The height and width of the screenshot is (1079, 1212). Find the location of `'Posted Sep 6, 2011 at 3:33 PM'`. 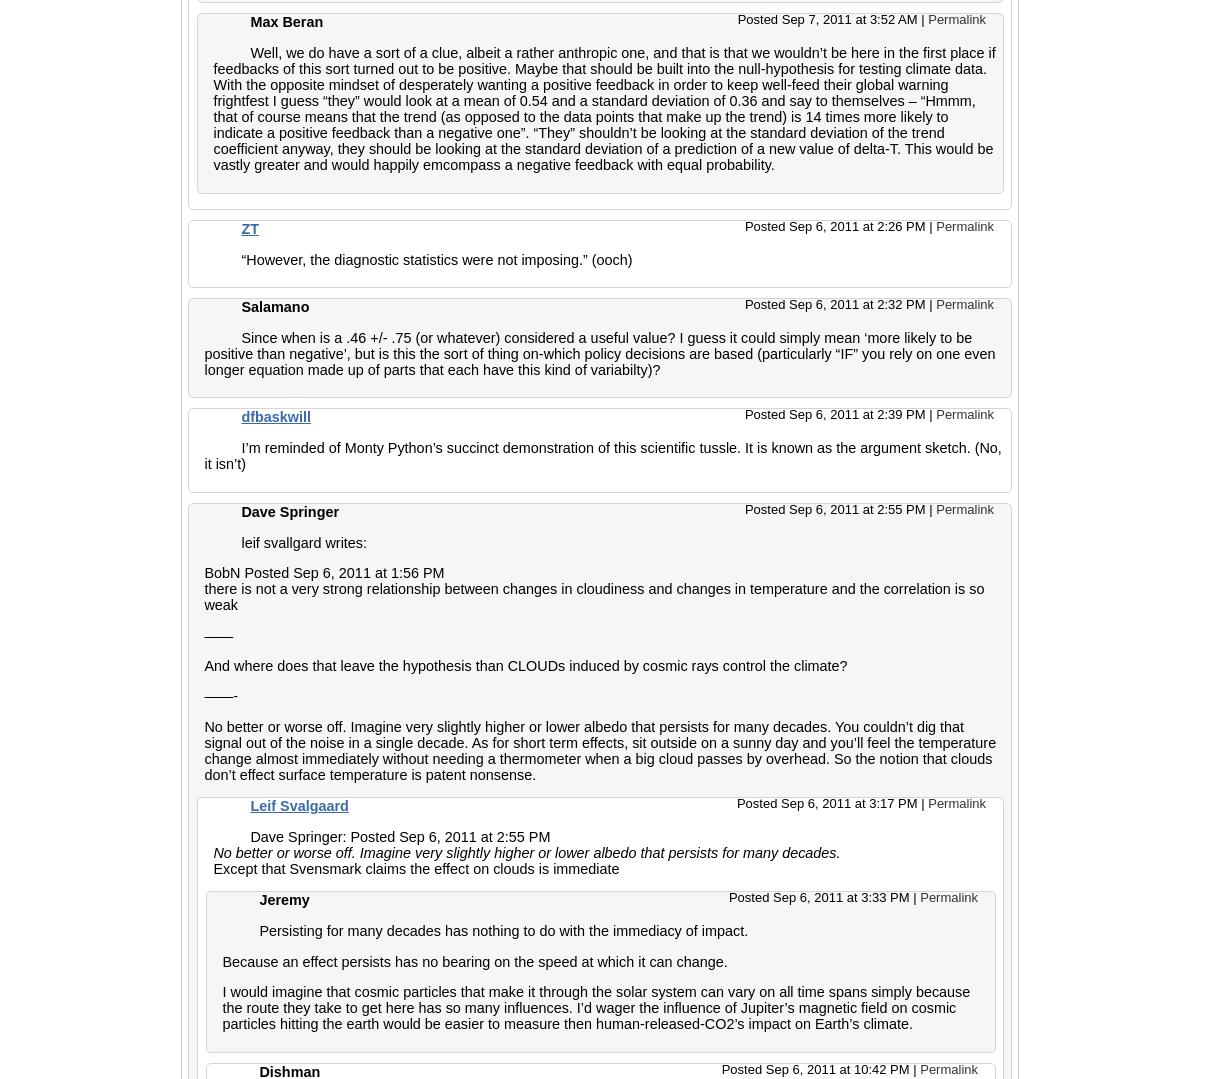

'Posted Sep 6, 2011 at 3:33 PM' is located at coordinates (819, 896).